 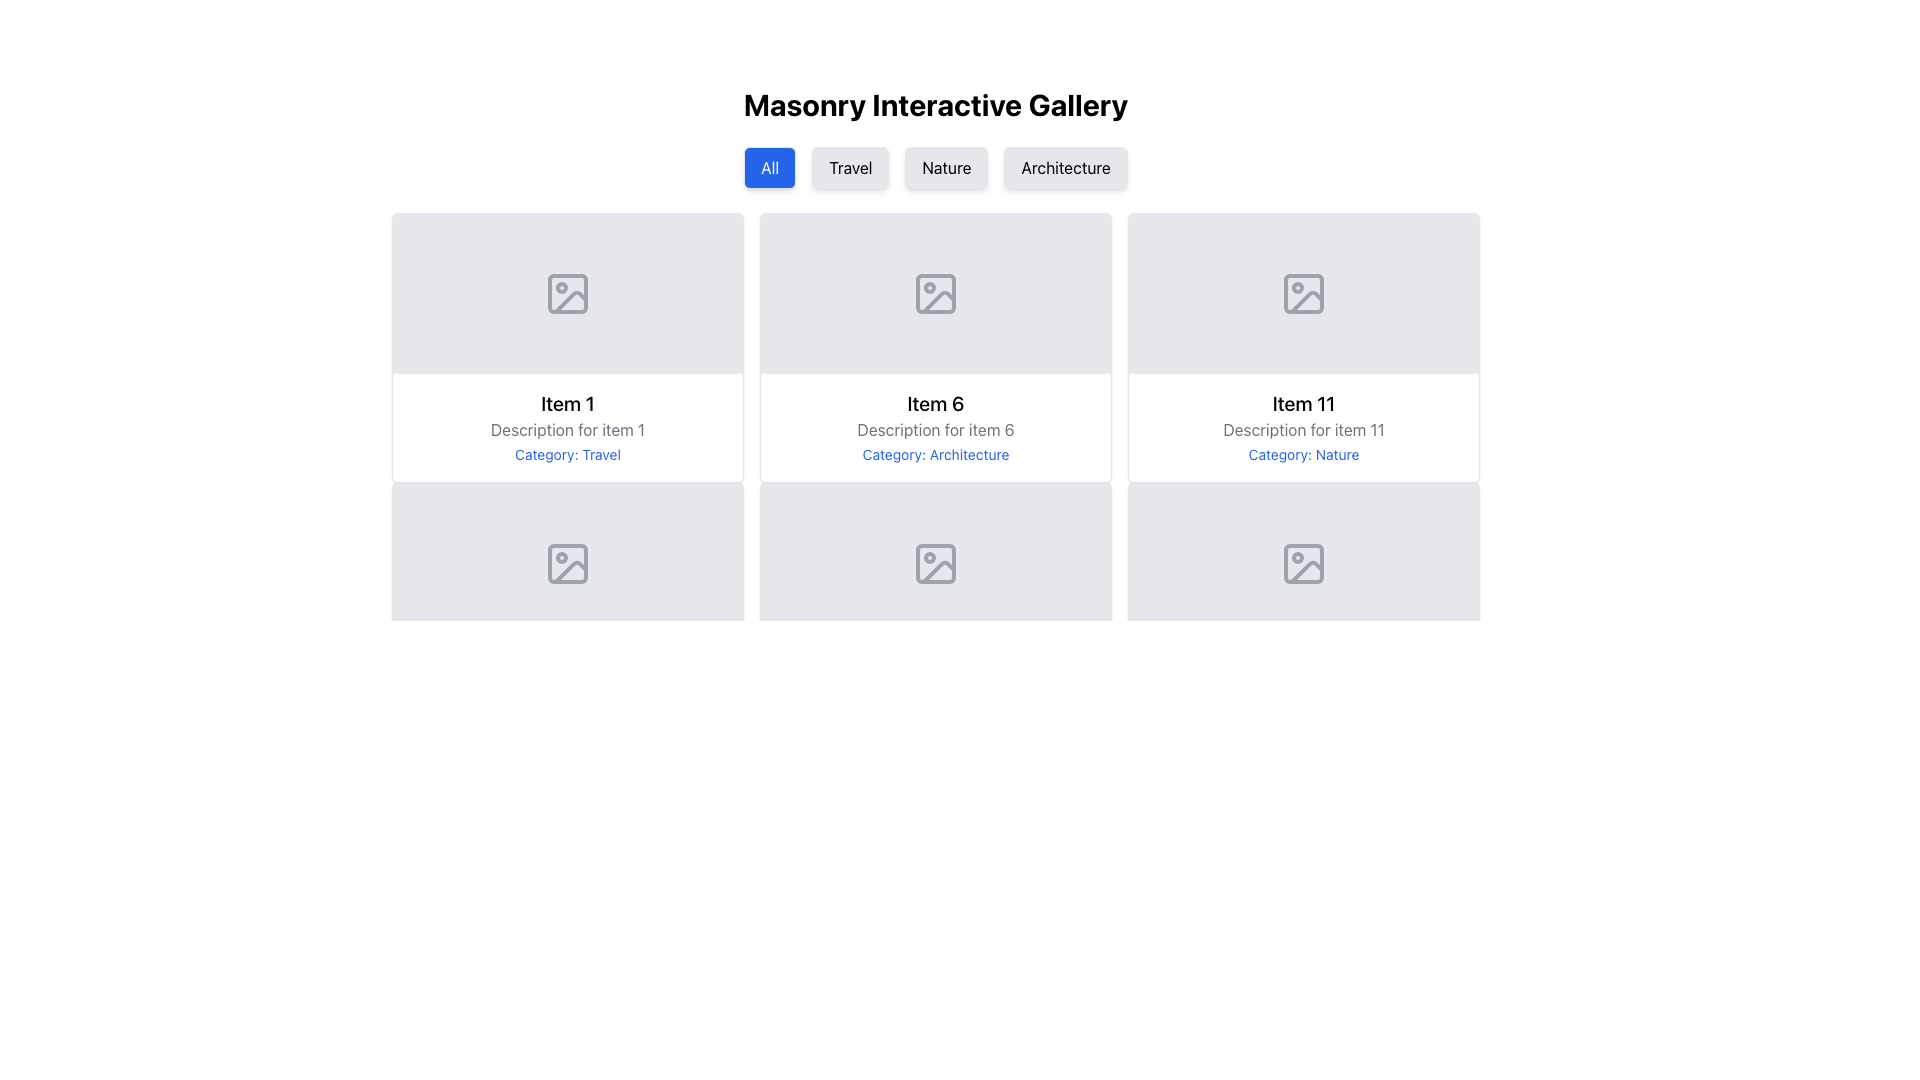 I want to click on the title text element located at the top left section of the grid layout, which serves as a heading for quick identification, so click(x=566, y=404).